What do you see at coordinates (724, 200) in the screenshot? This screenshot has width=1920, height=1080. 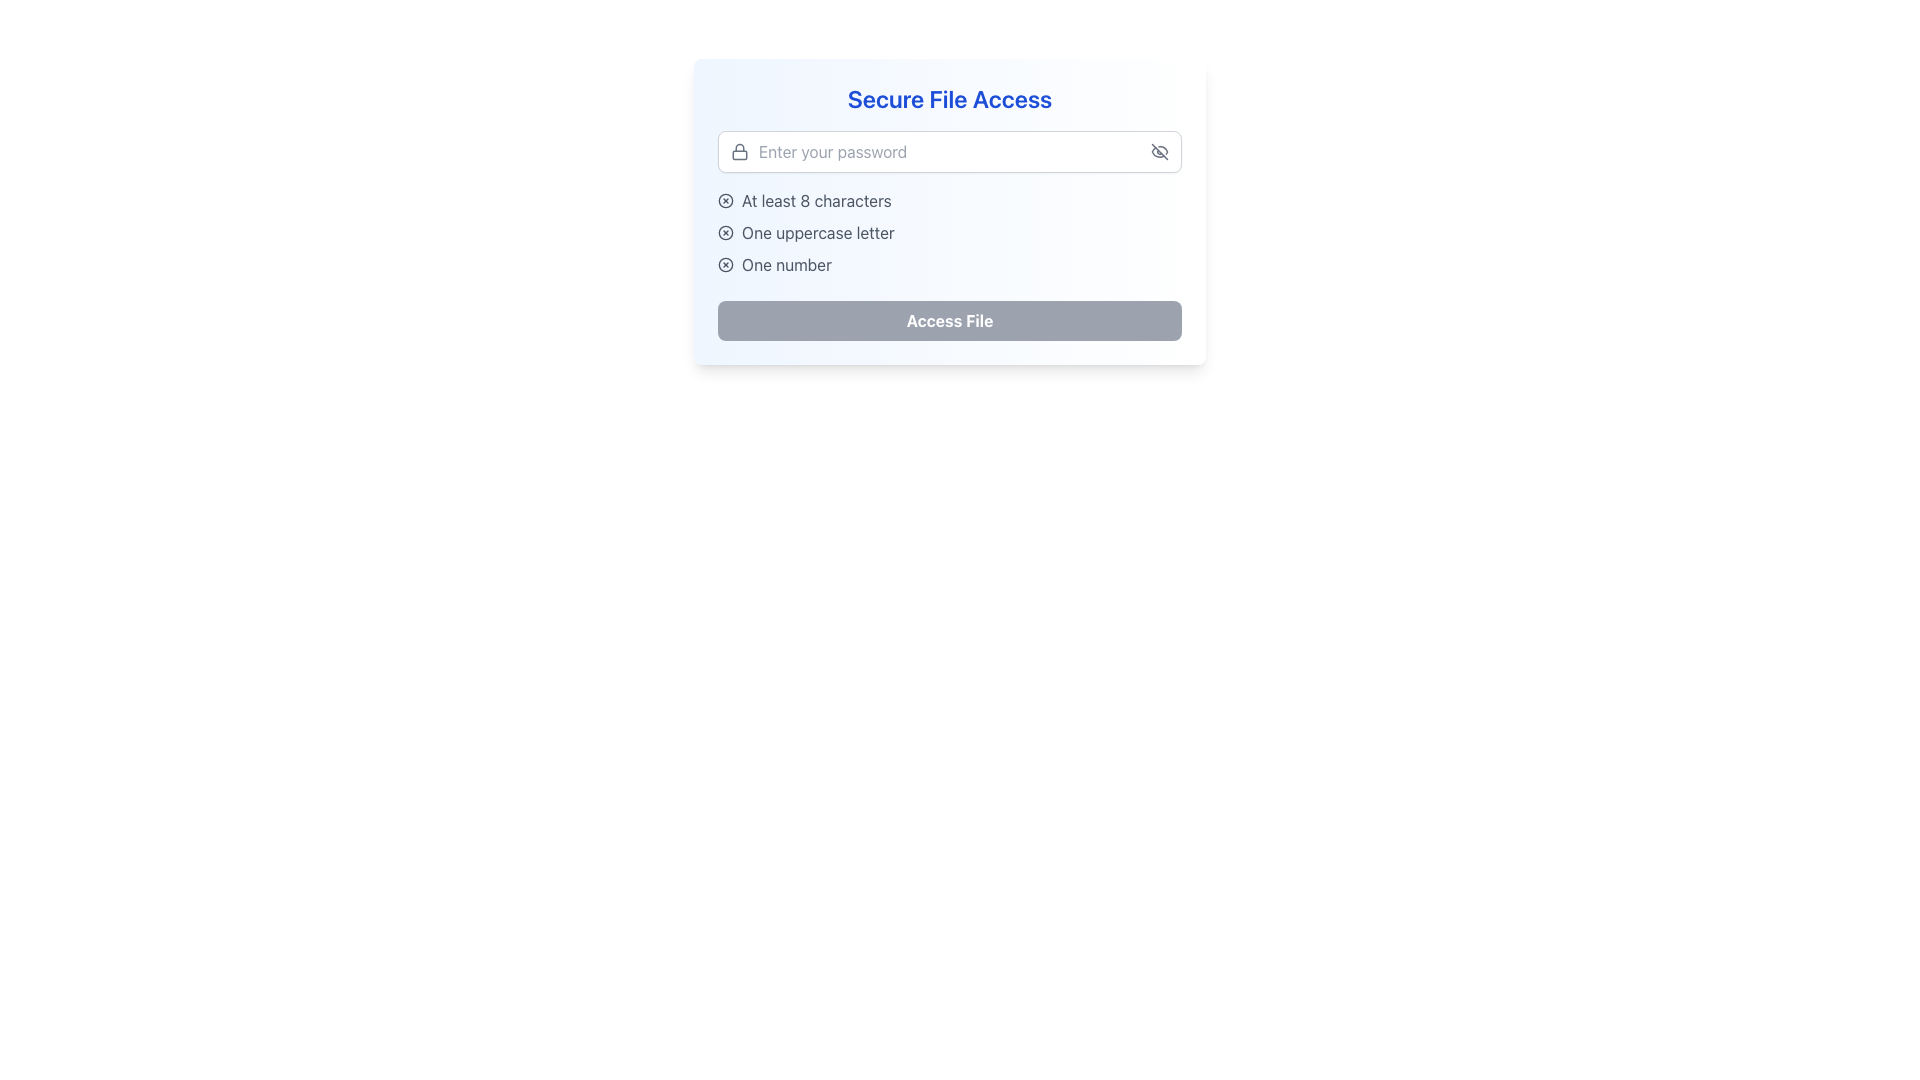 I see `the circular icon with an 'X' symbol located to the left of the text 'At least 8 characters' in the validation criteria list below the password input field` at bounding box center [724, 200].